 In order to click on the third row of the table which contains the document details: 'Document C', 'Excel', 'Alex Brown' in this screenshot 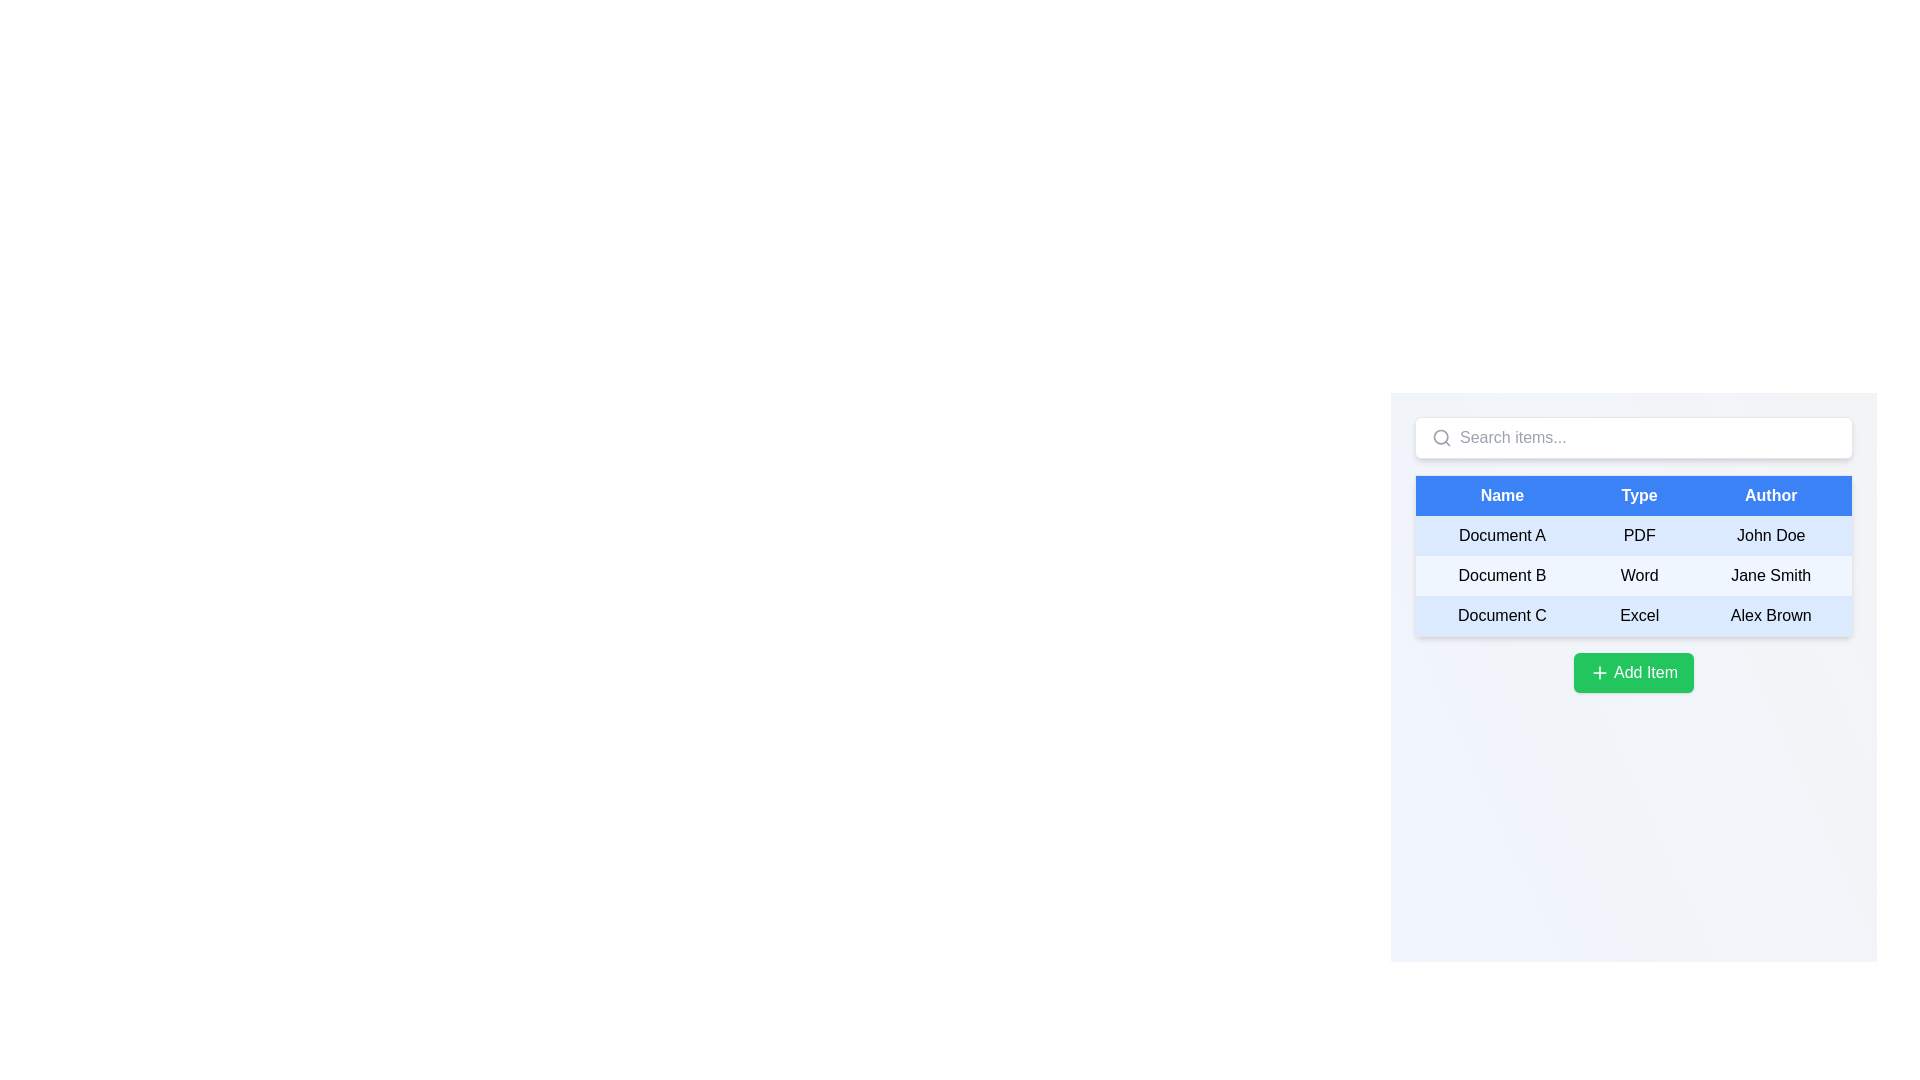, I will do `click(1633, 615)`.